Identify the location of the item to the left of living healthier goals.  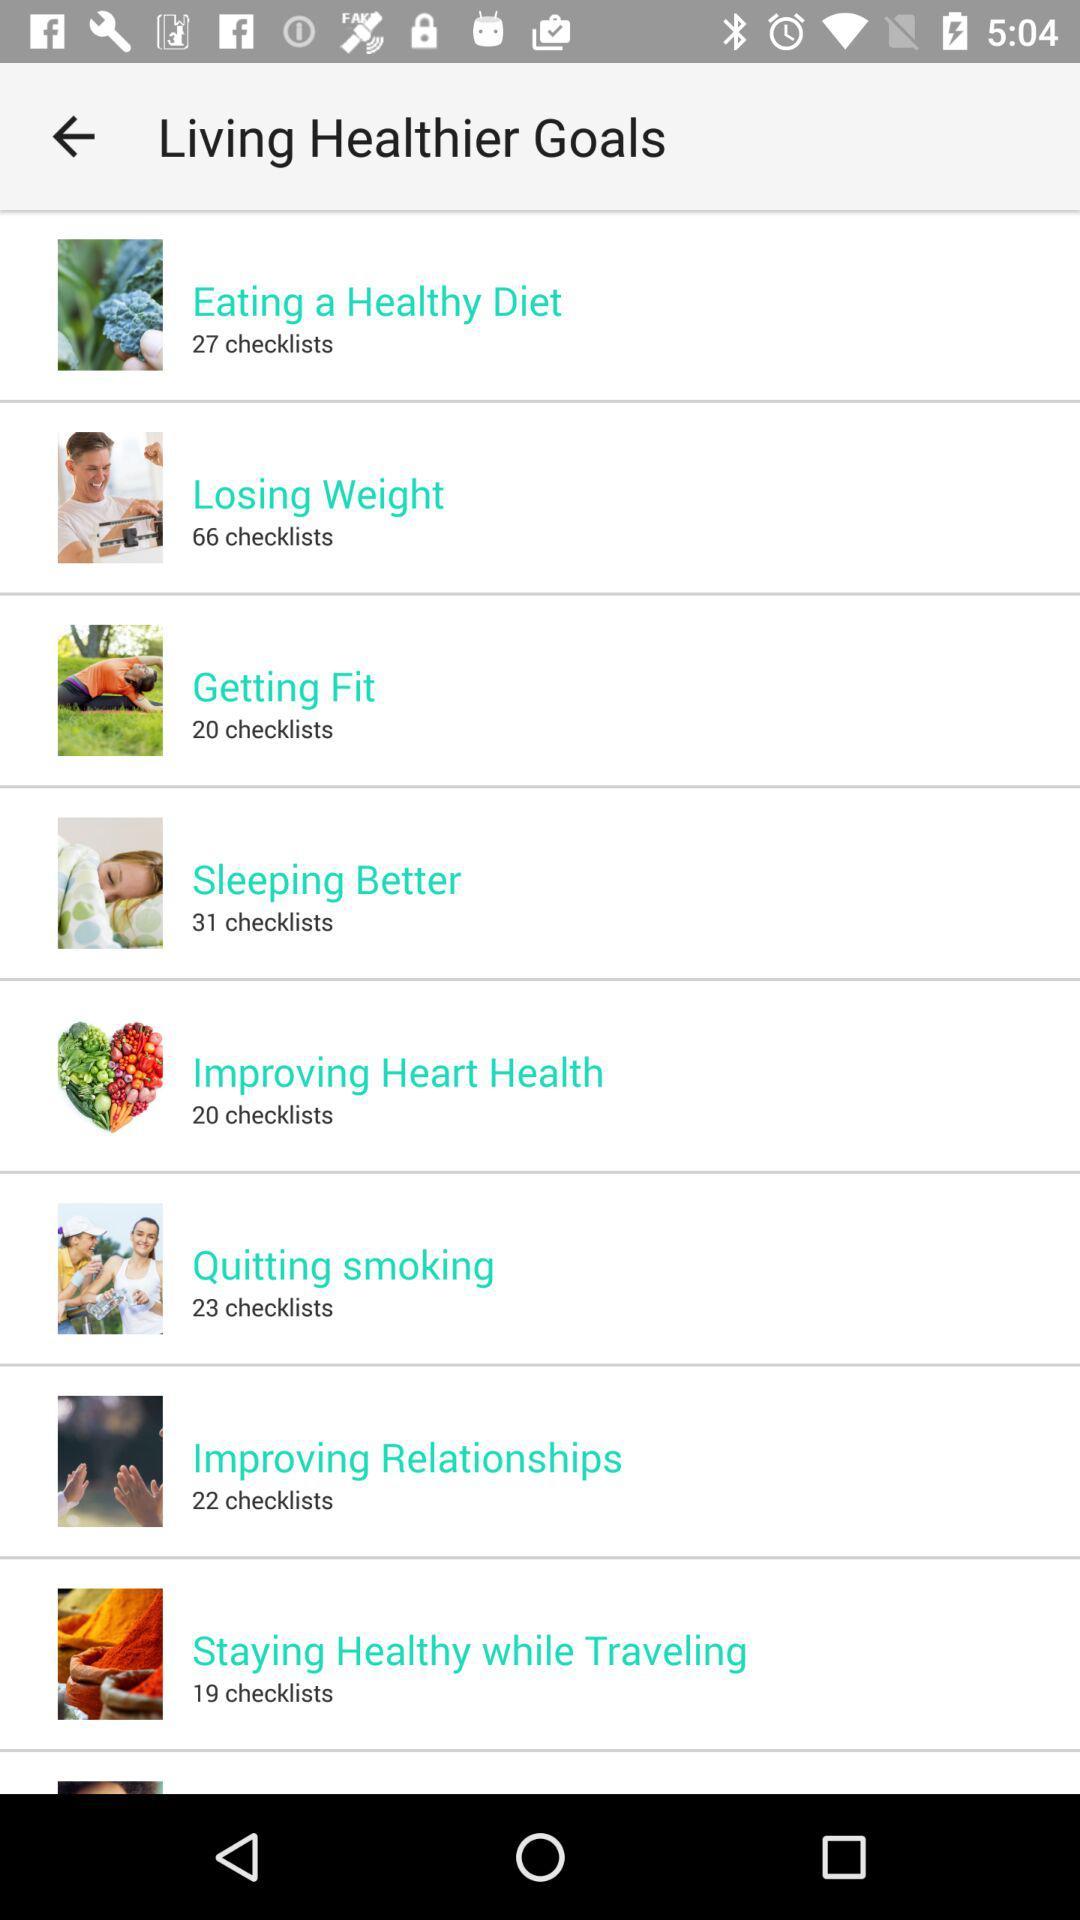
(72, 135).